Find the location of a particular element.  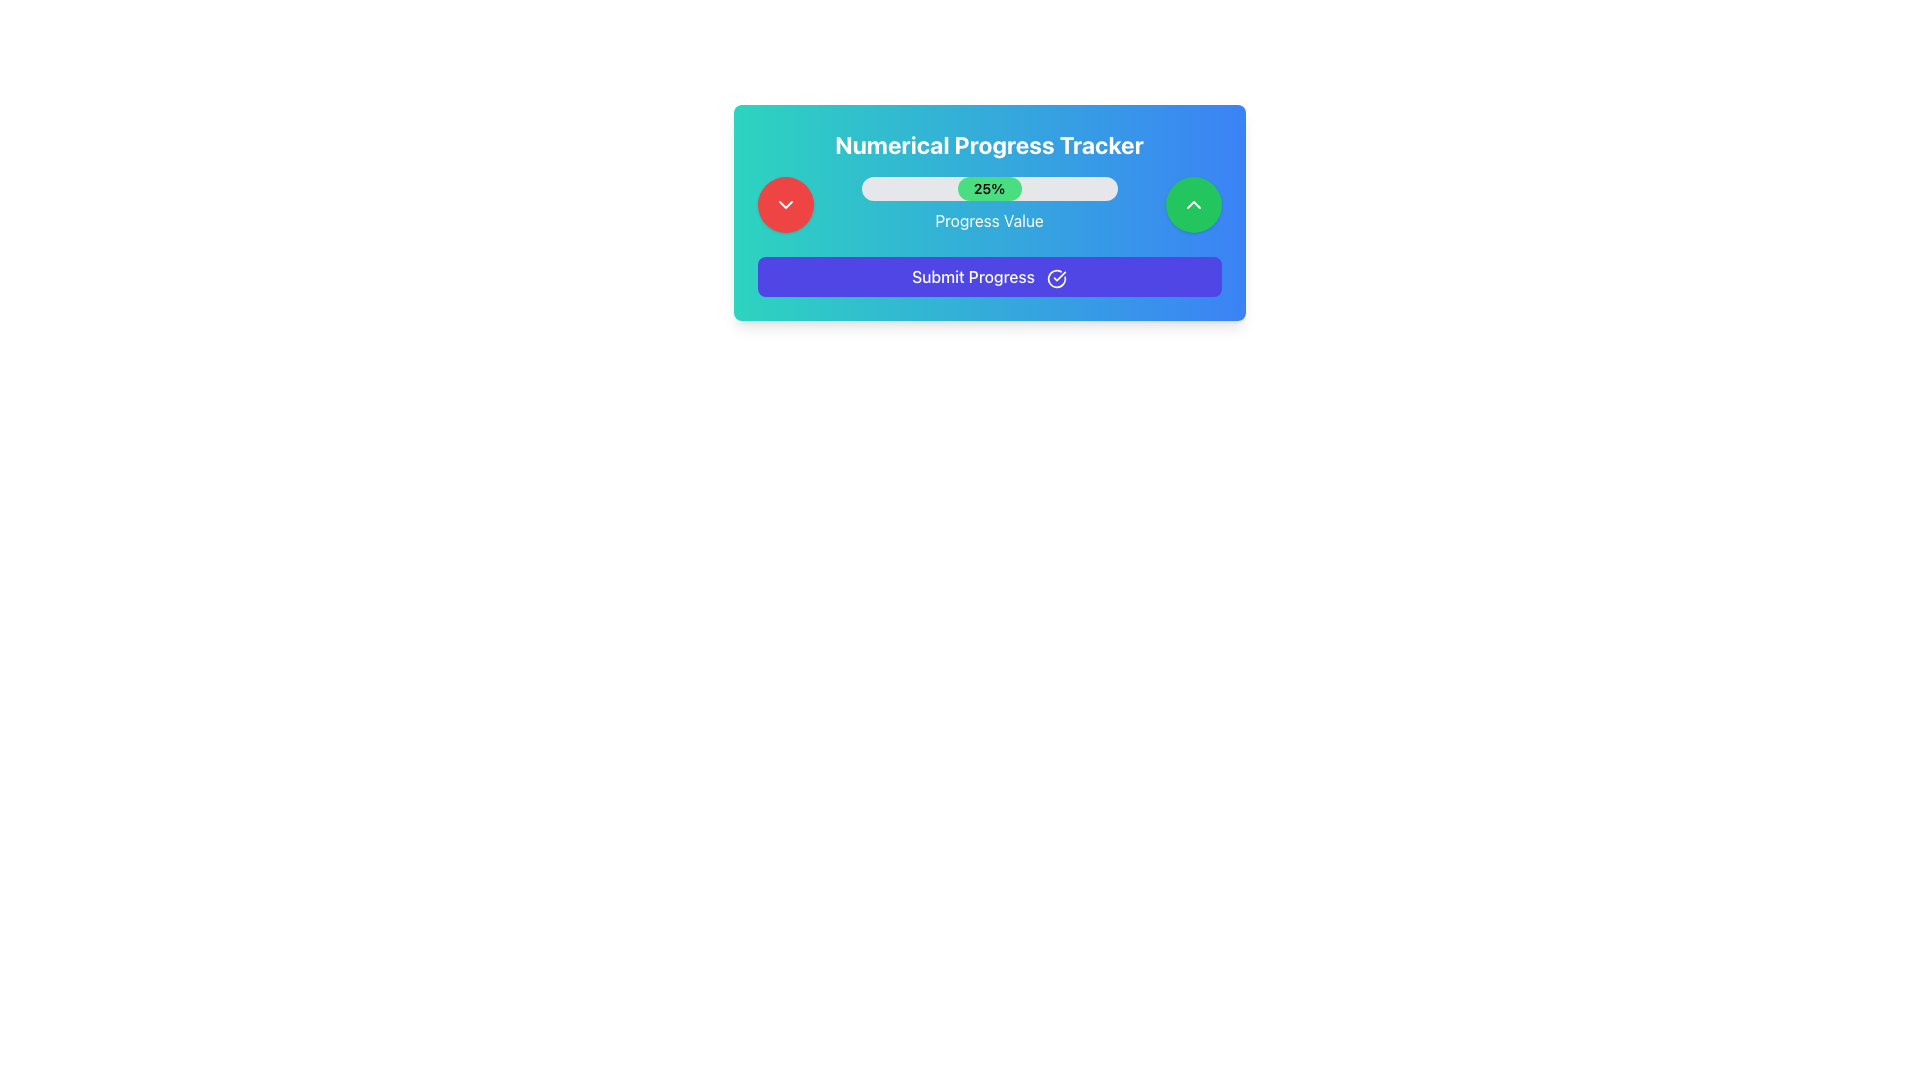

the chevron icon located within the left circular red background component is located at coordinates (784, 204).